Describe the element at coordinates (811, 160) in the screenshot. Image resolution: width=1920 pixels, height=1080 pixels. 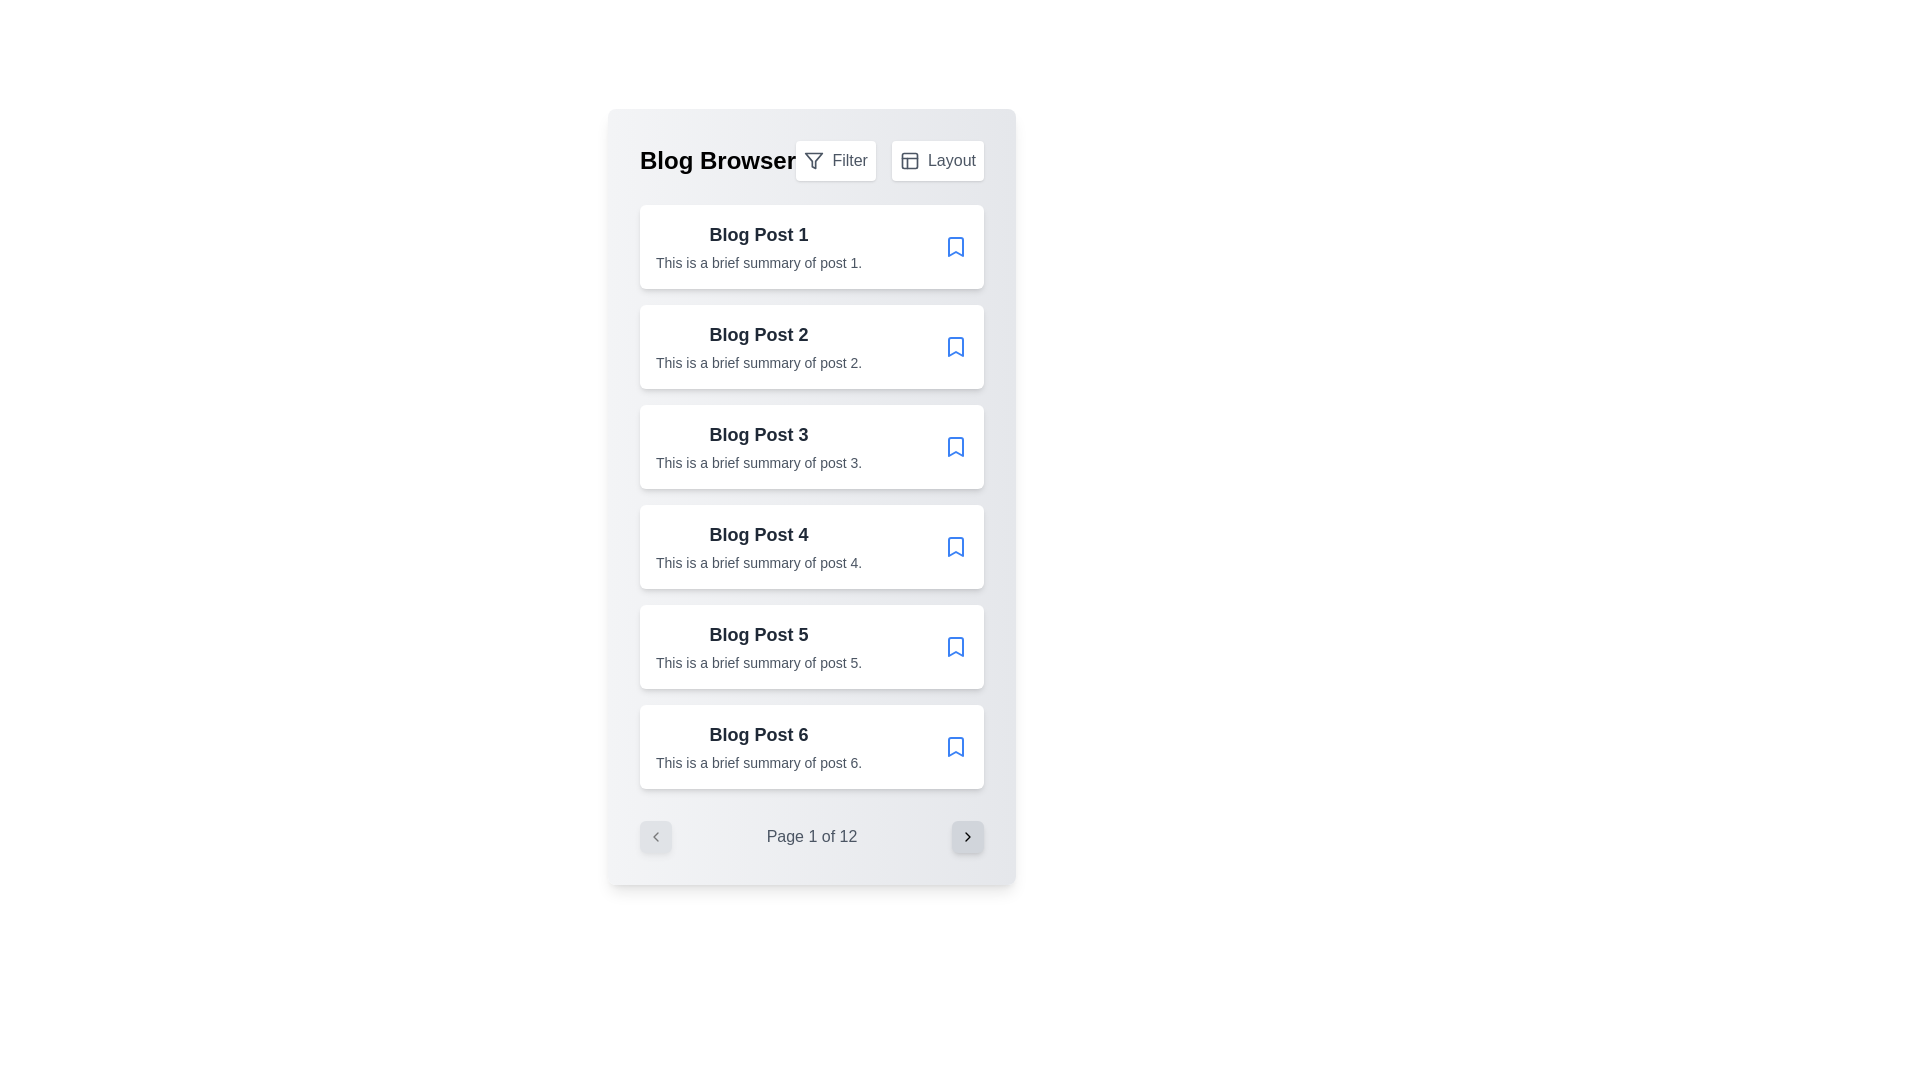
I see `the filter icon located in the center section of the header for blog browsing, which allows users to apply filters` at that location.